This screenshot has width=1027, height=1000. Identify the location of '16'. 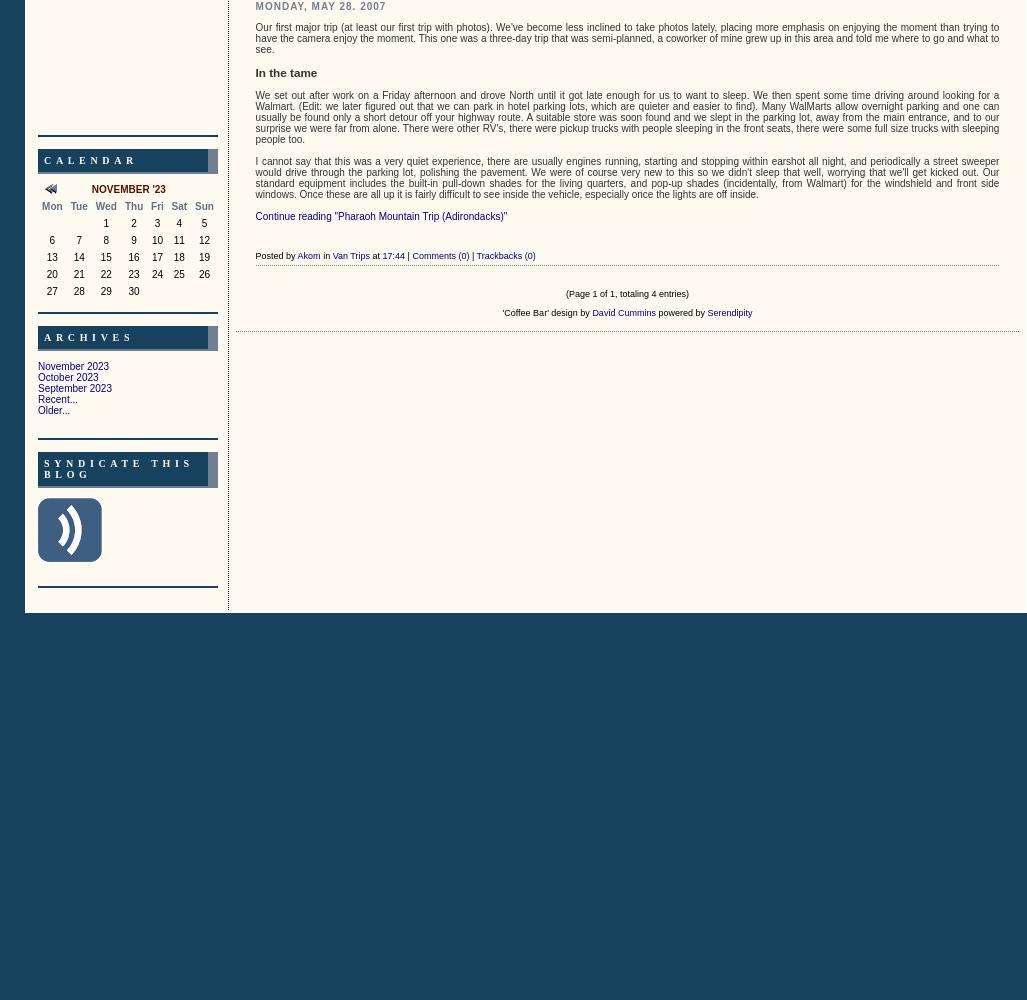
(133, 256).